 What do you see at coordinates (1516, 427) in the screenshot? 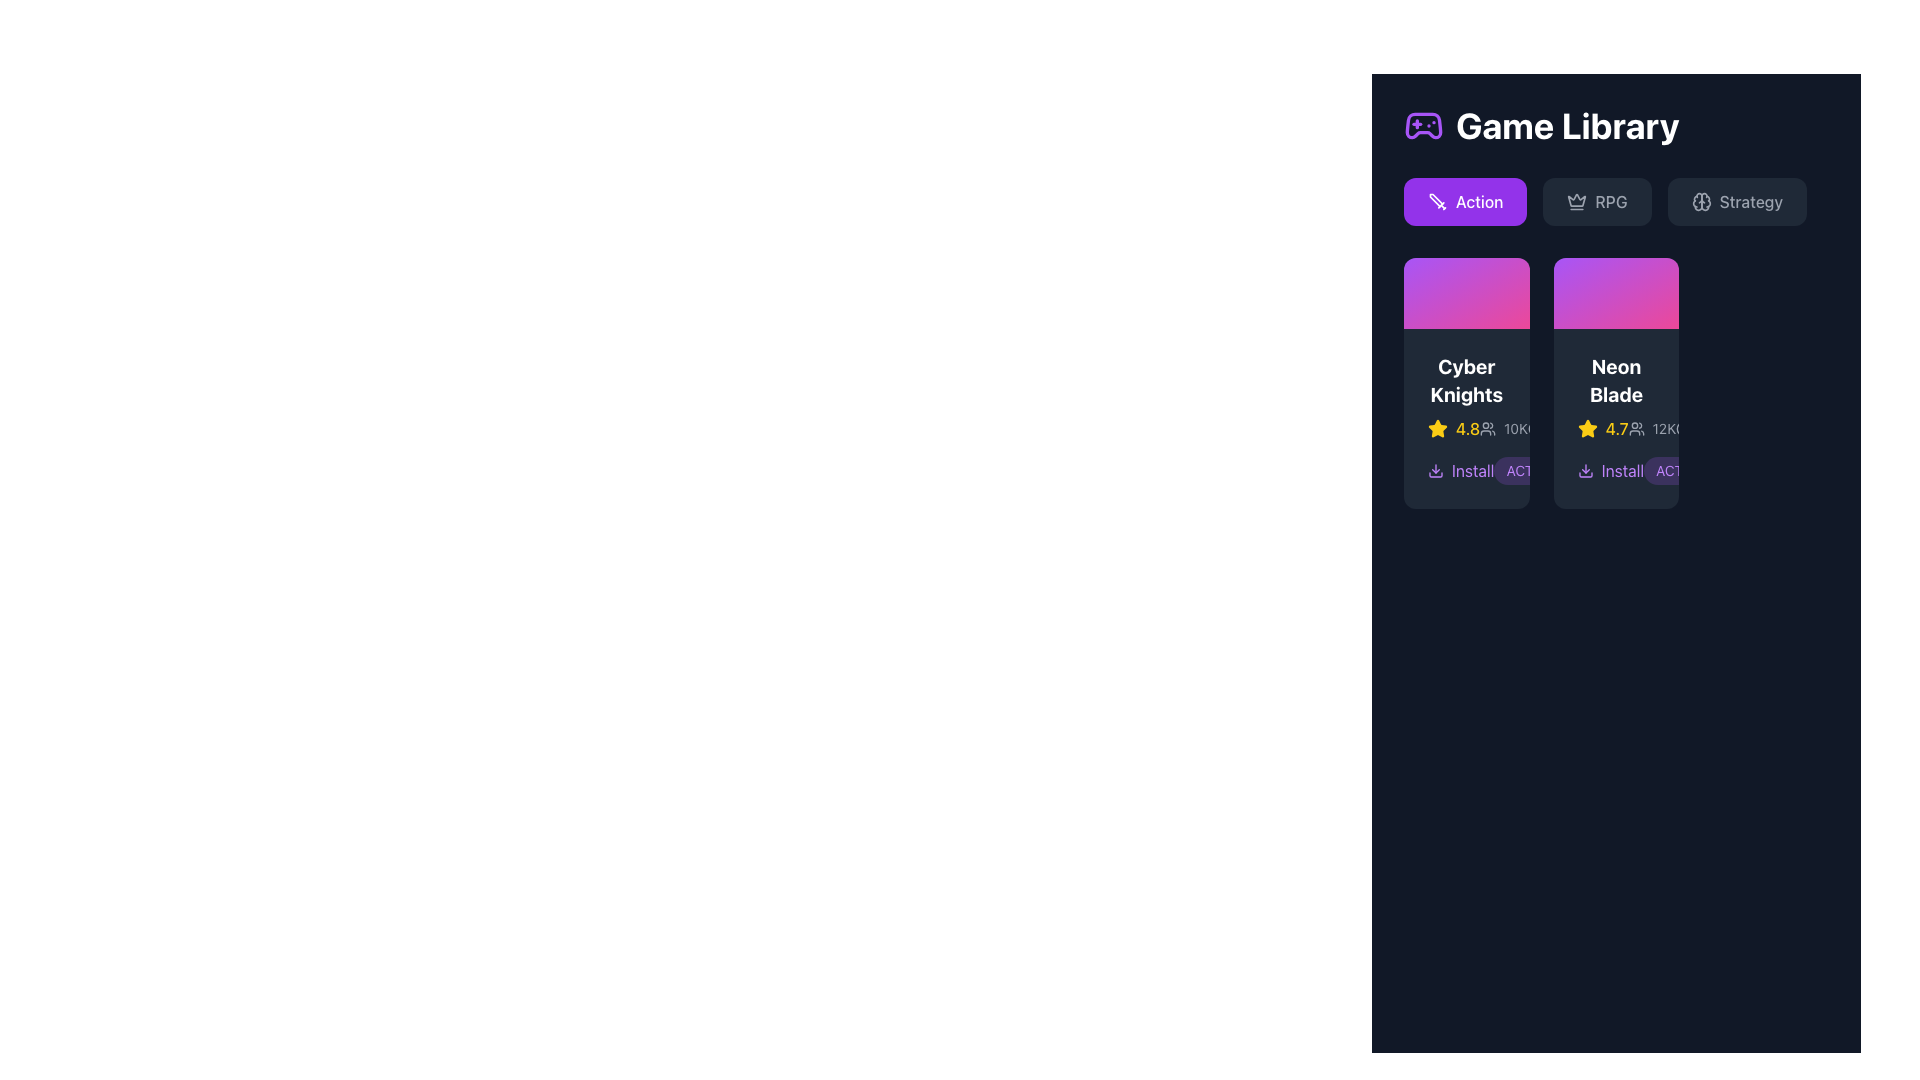
I see `text label displaying the number of users or engagements for the game 'Cyber Knights', which shows '10K'` at bounding box center [1516, 427].